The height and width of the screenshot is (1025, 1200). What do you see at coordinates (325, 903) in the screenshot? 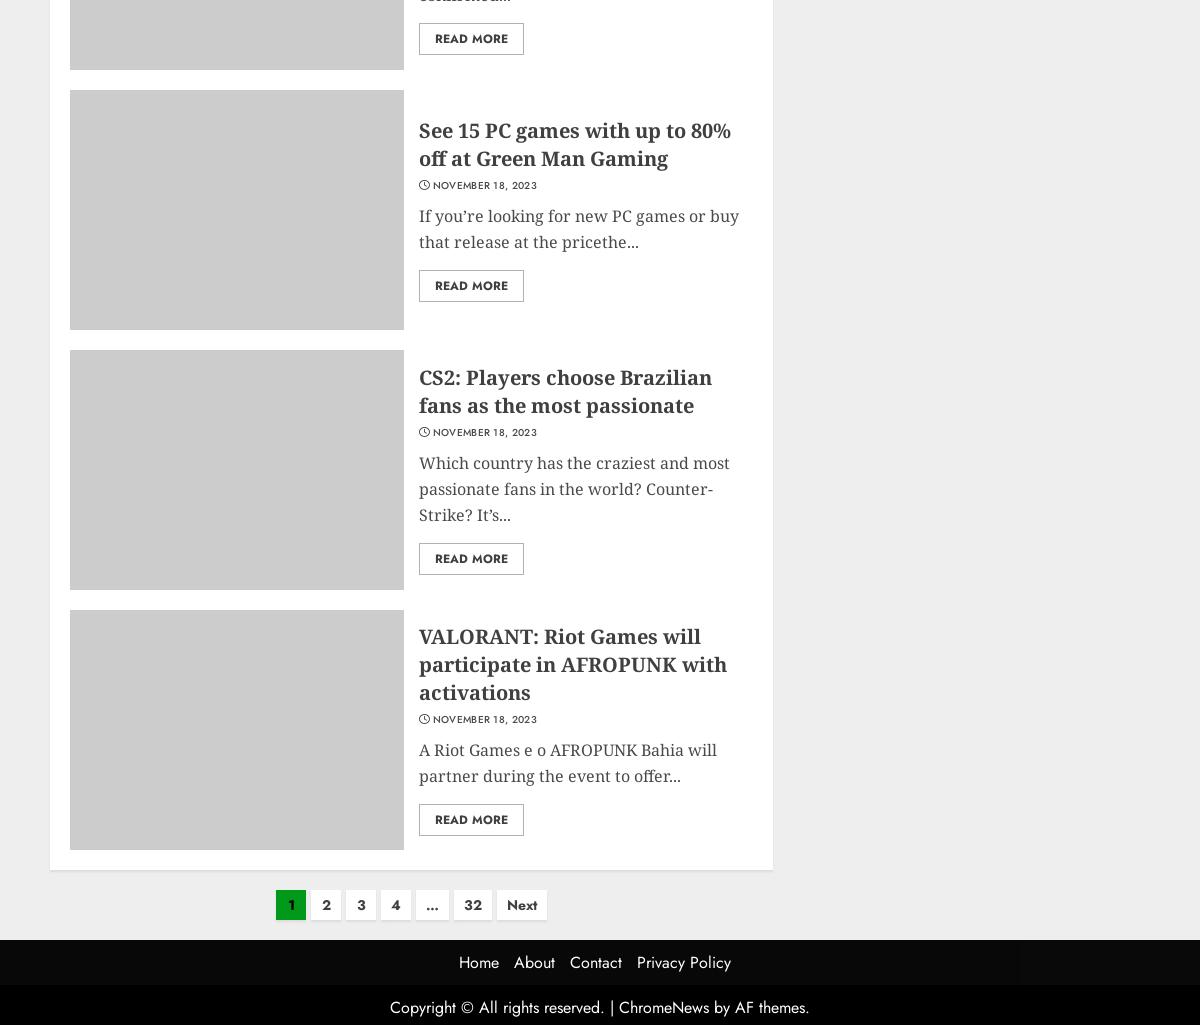
I see `'2'` at bounding box center [325, 903].